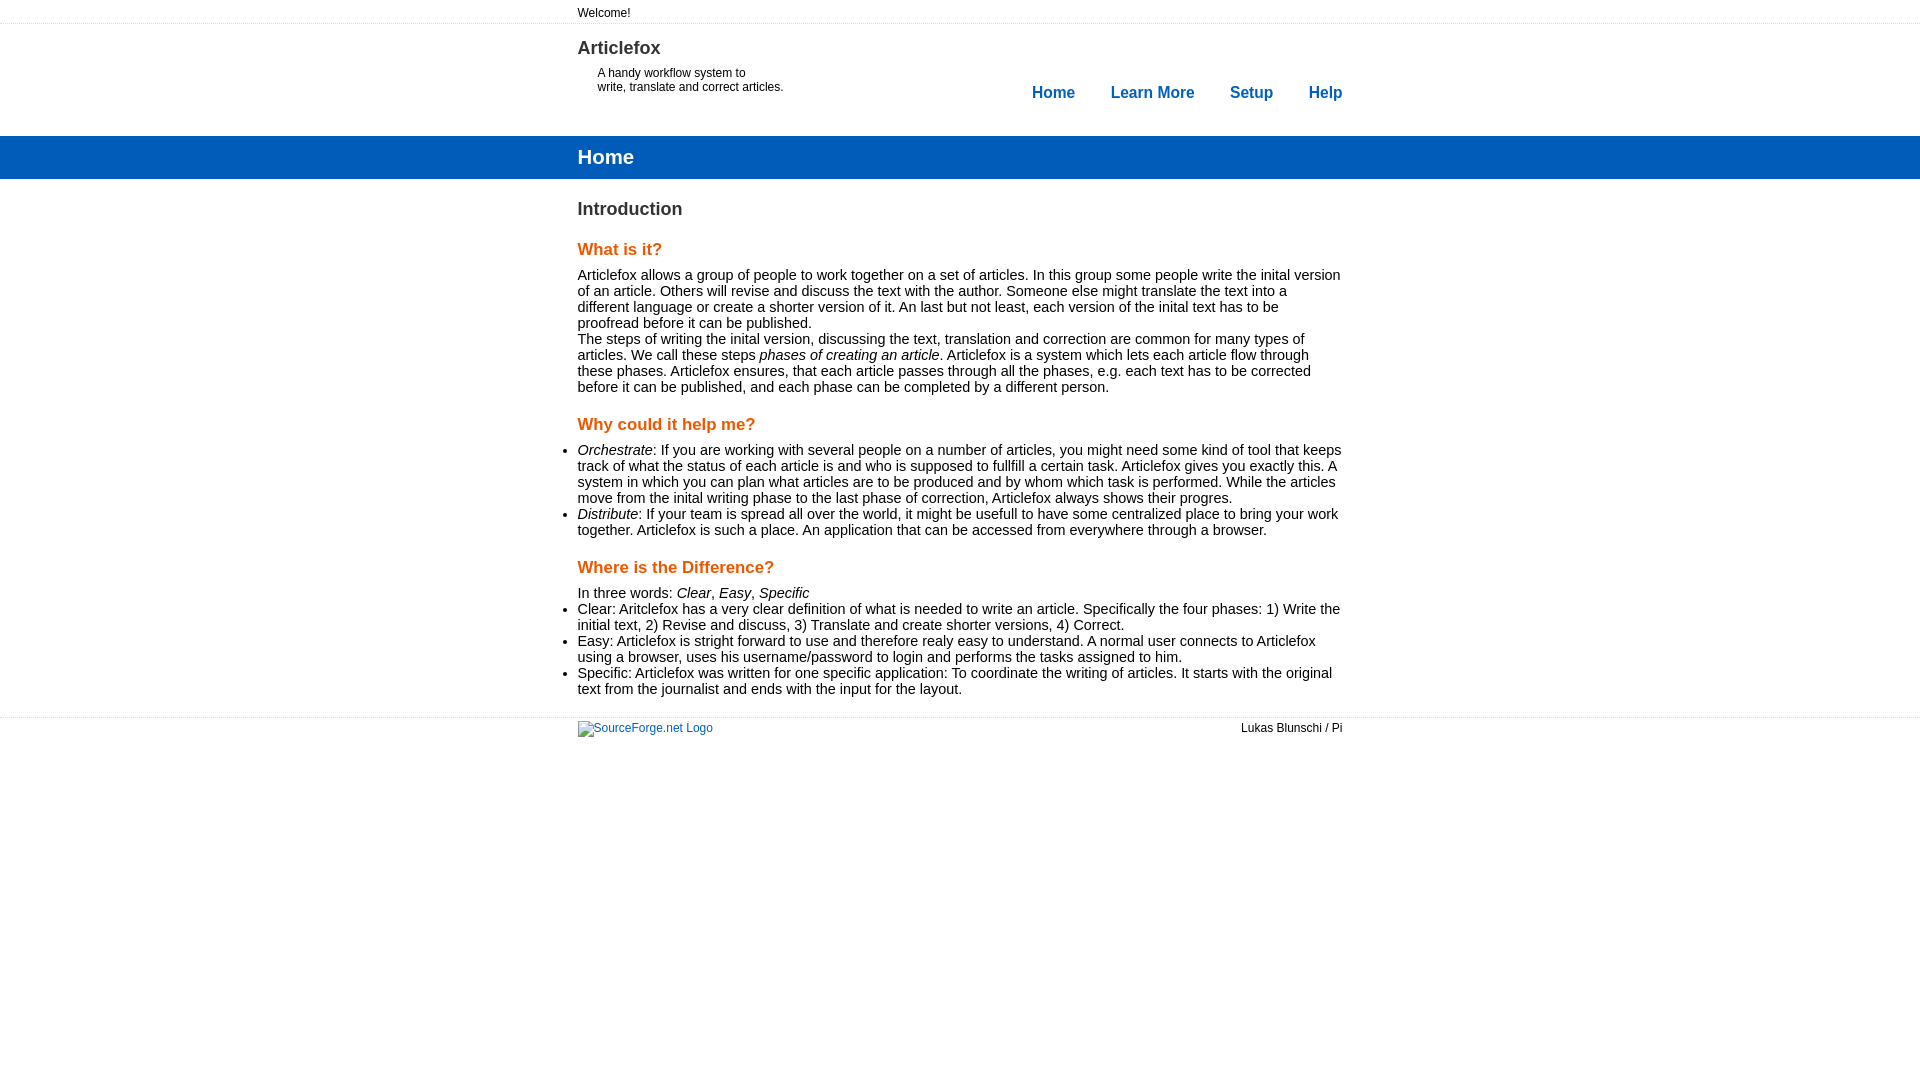 The width and height of the screenshot is (1920, 1080). Describe the element at coordinates (1250, 92) in the screenshot. I see `'Setup'` at that location.